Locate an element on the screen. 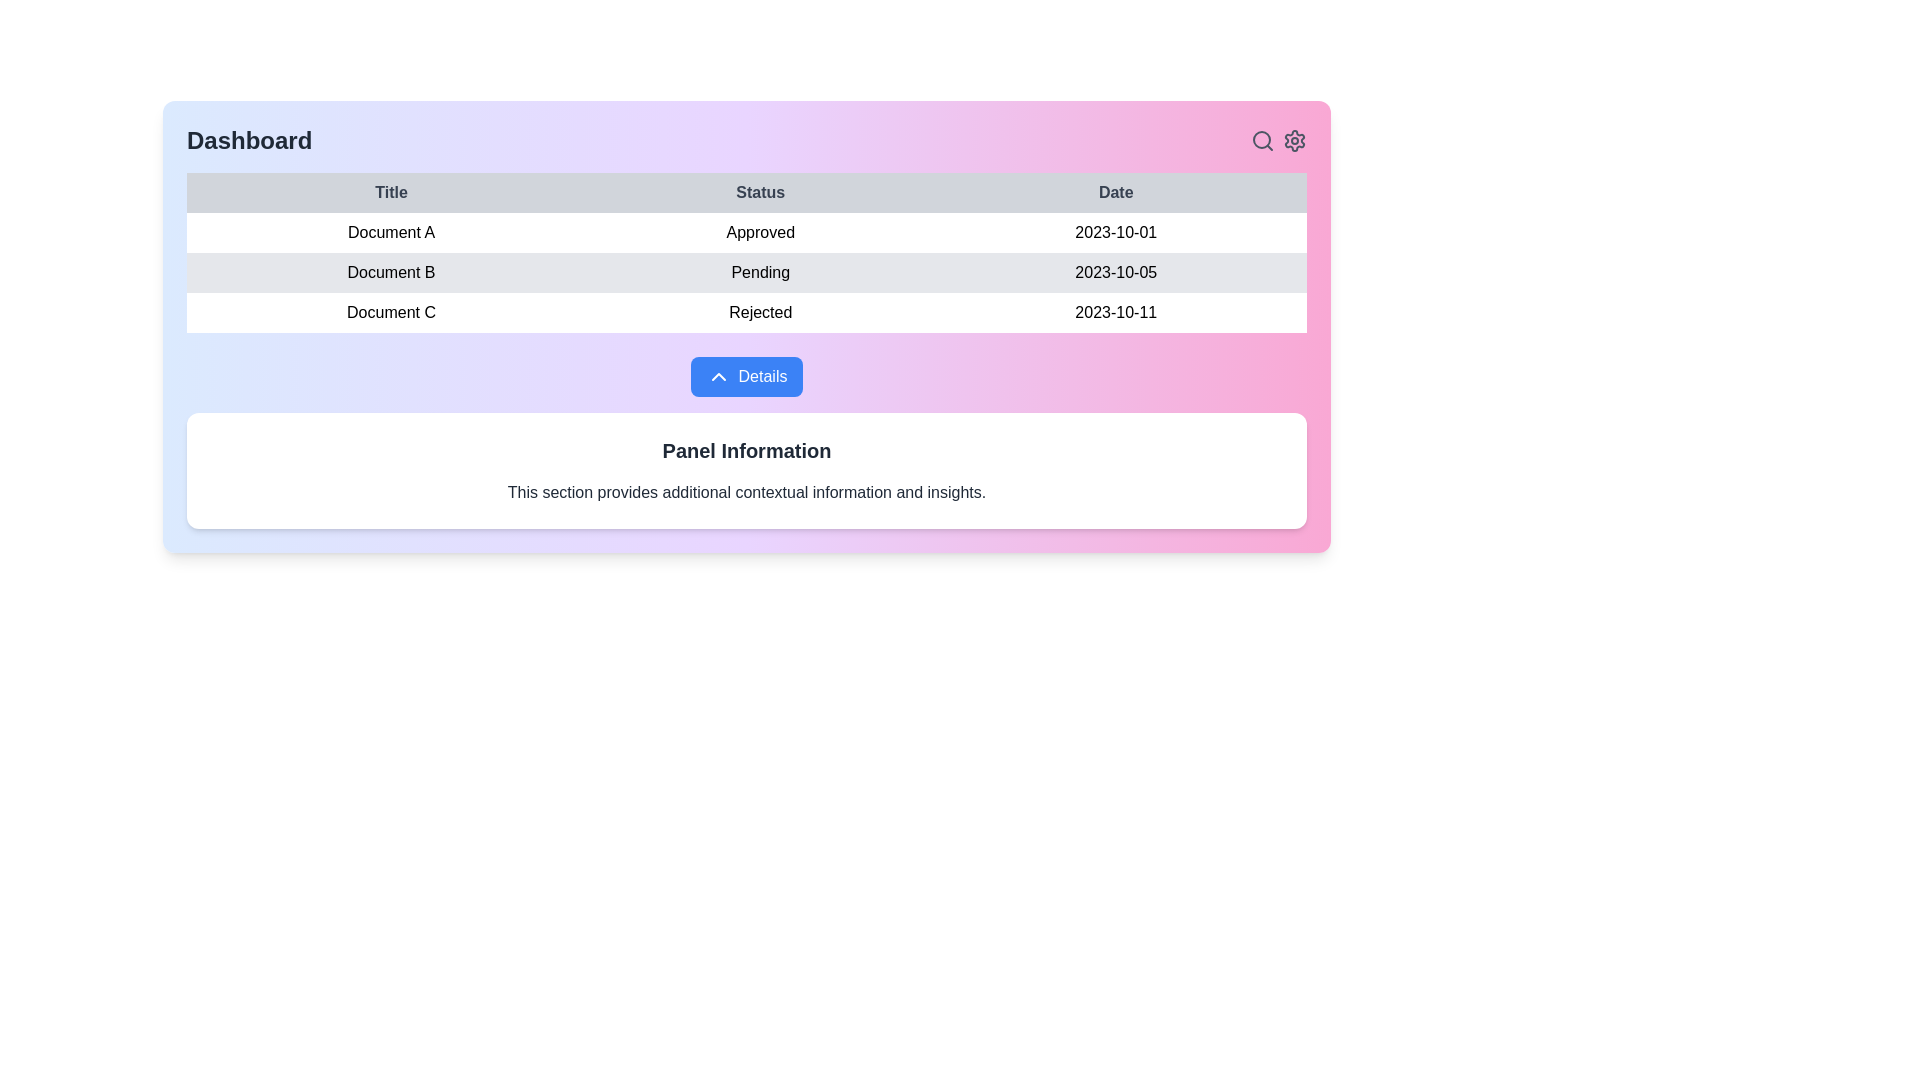 This screenshot has height=1080, width=1920. the Table Header Row at the top of the data table in the dashboard interface, which displays the column labels is located at coordinates (746, 192).